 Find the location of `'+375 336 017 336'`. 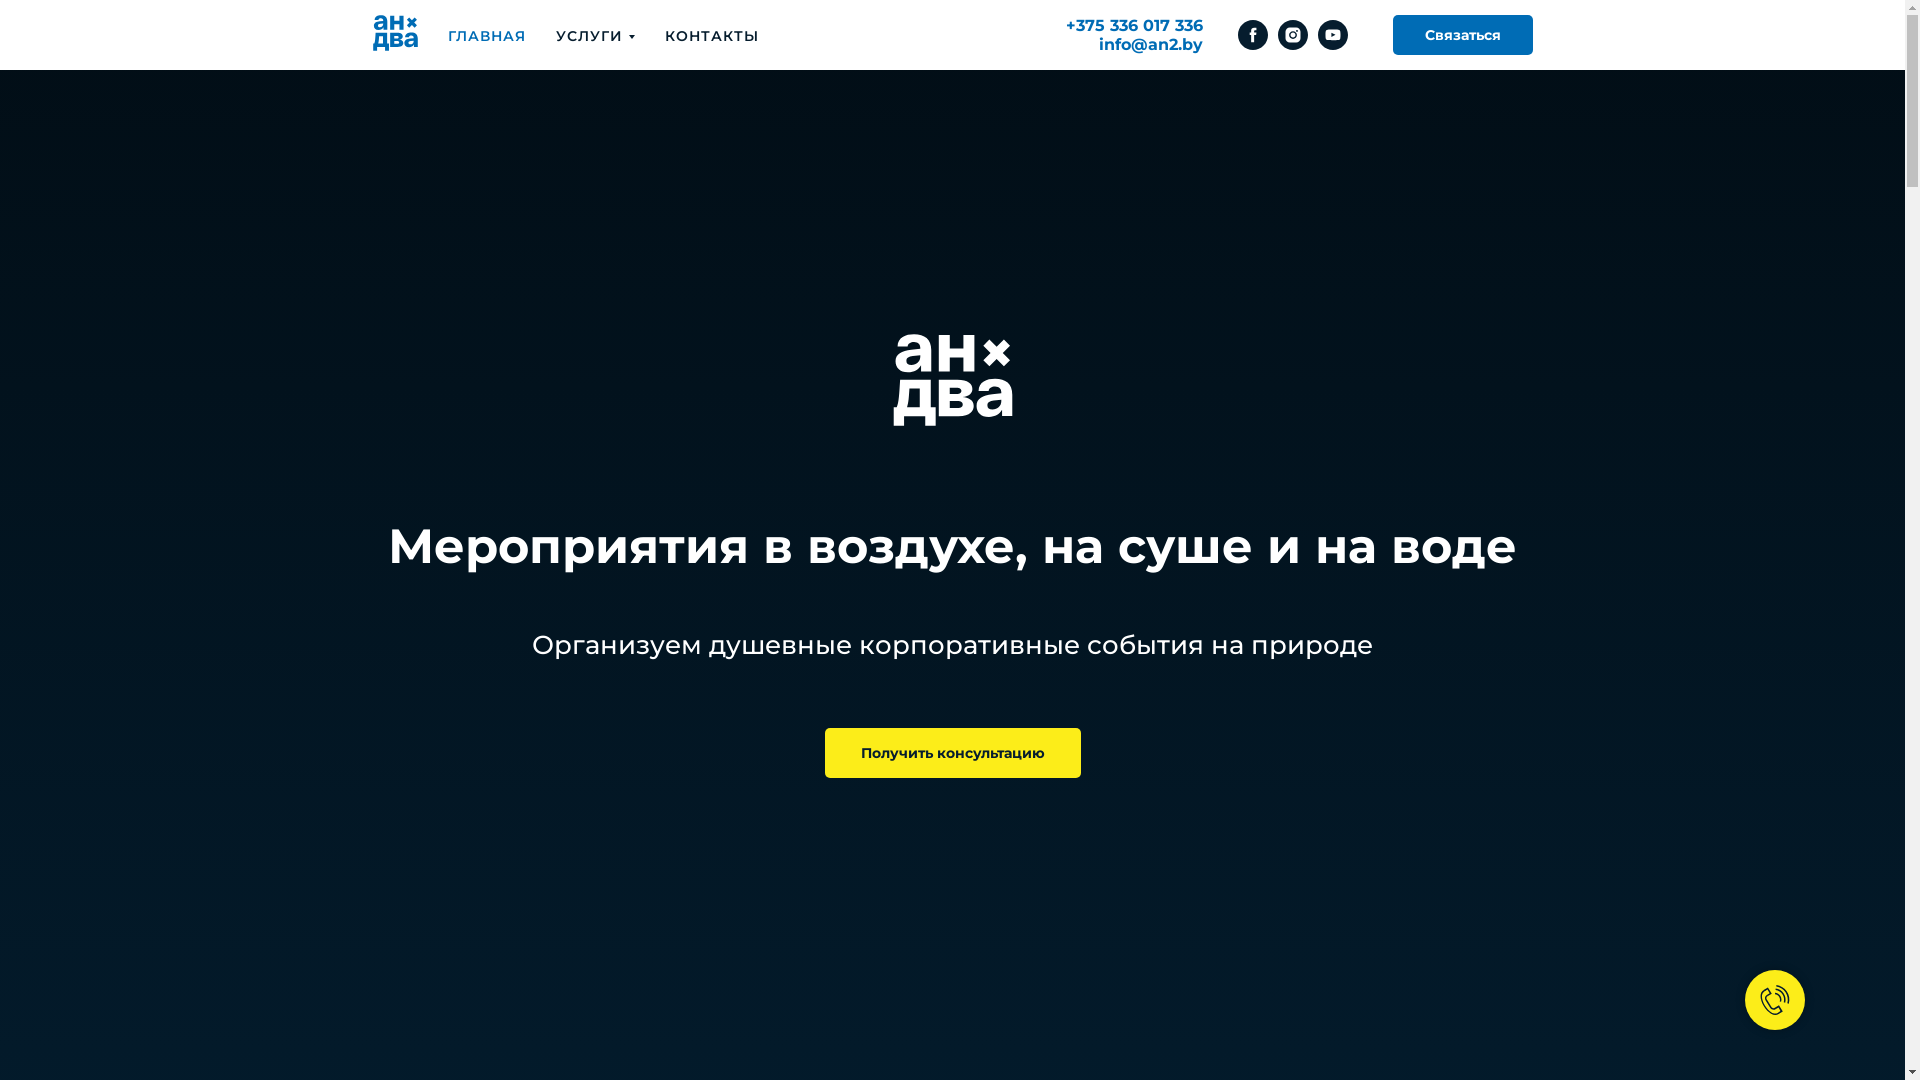

'+375 336 017 336' is located at coordinates (1064, 25).